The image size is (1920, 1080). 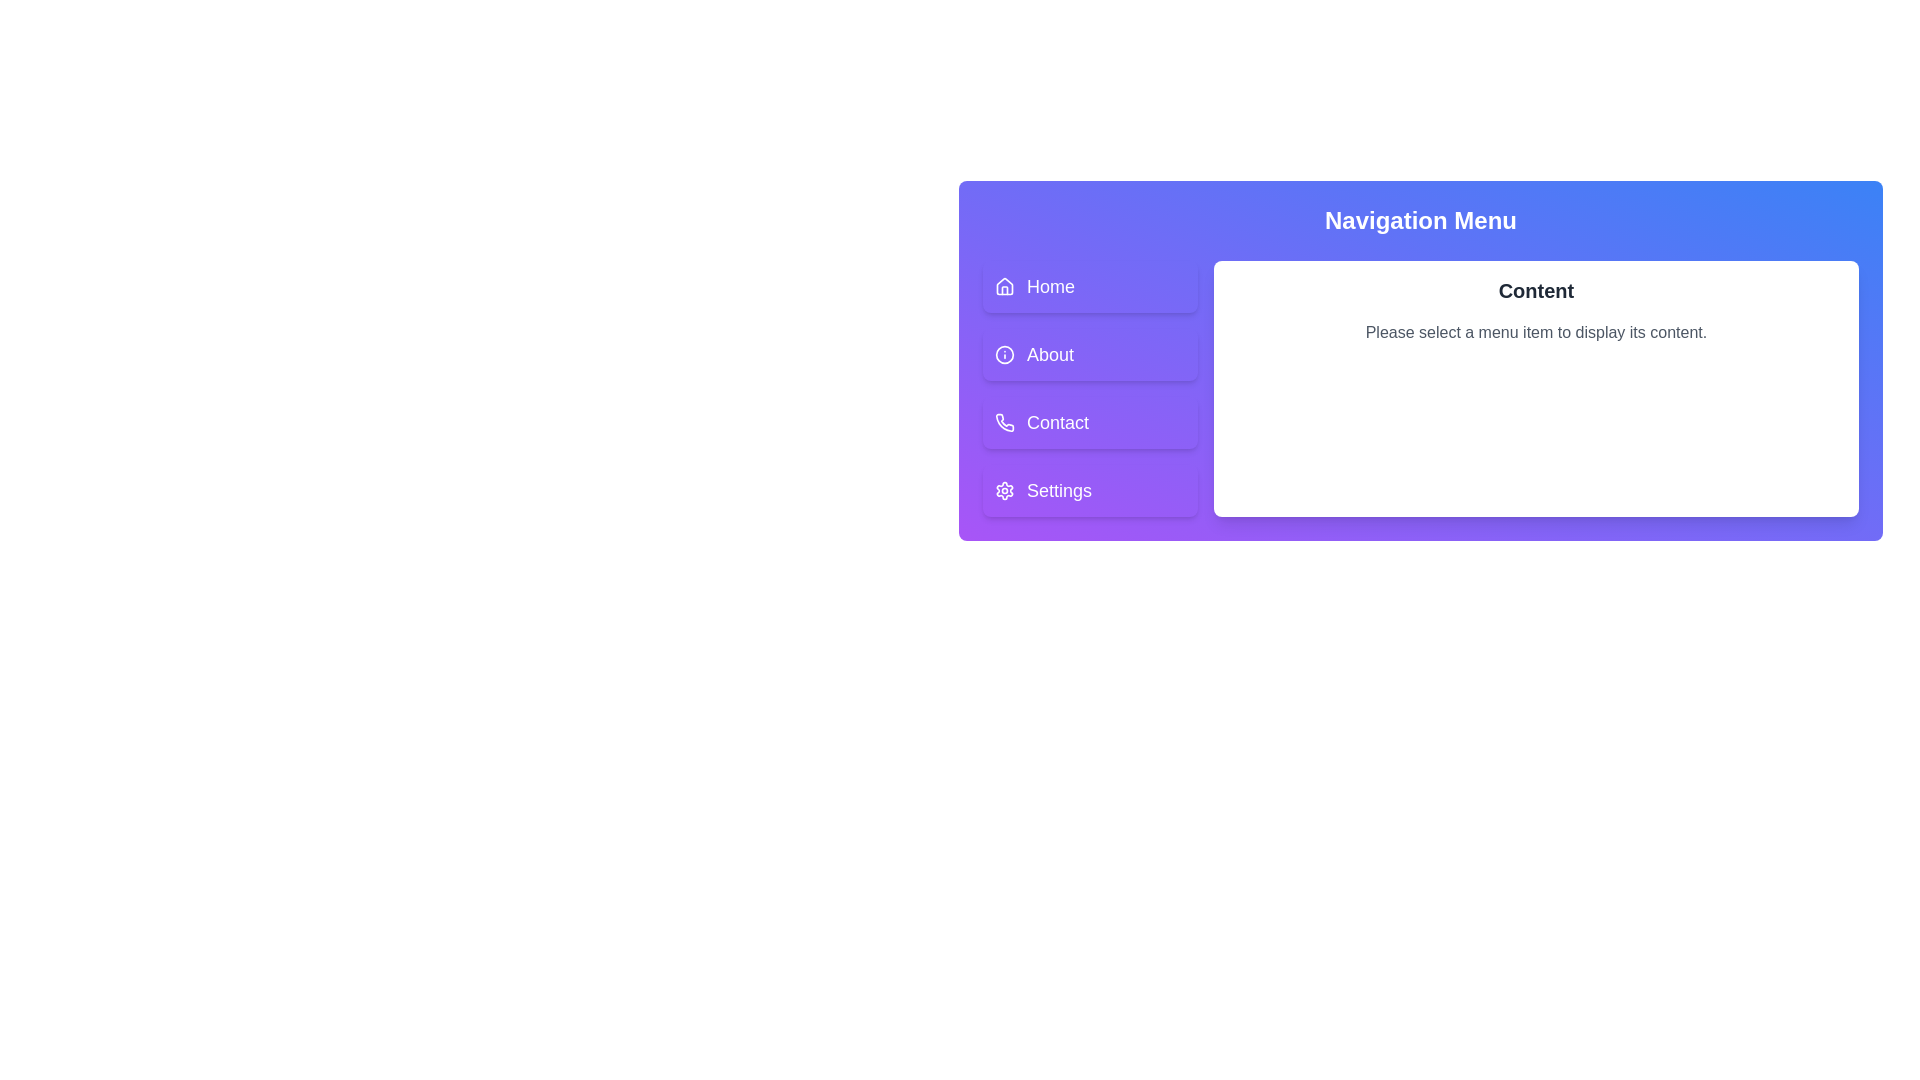 I want to click on the 'Home' button located at the top of the vertical navigation menu on the left side of the interface, so click(x=1089, y=286).